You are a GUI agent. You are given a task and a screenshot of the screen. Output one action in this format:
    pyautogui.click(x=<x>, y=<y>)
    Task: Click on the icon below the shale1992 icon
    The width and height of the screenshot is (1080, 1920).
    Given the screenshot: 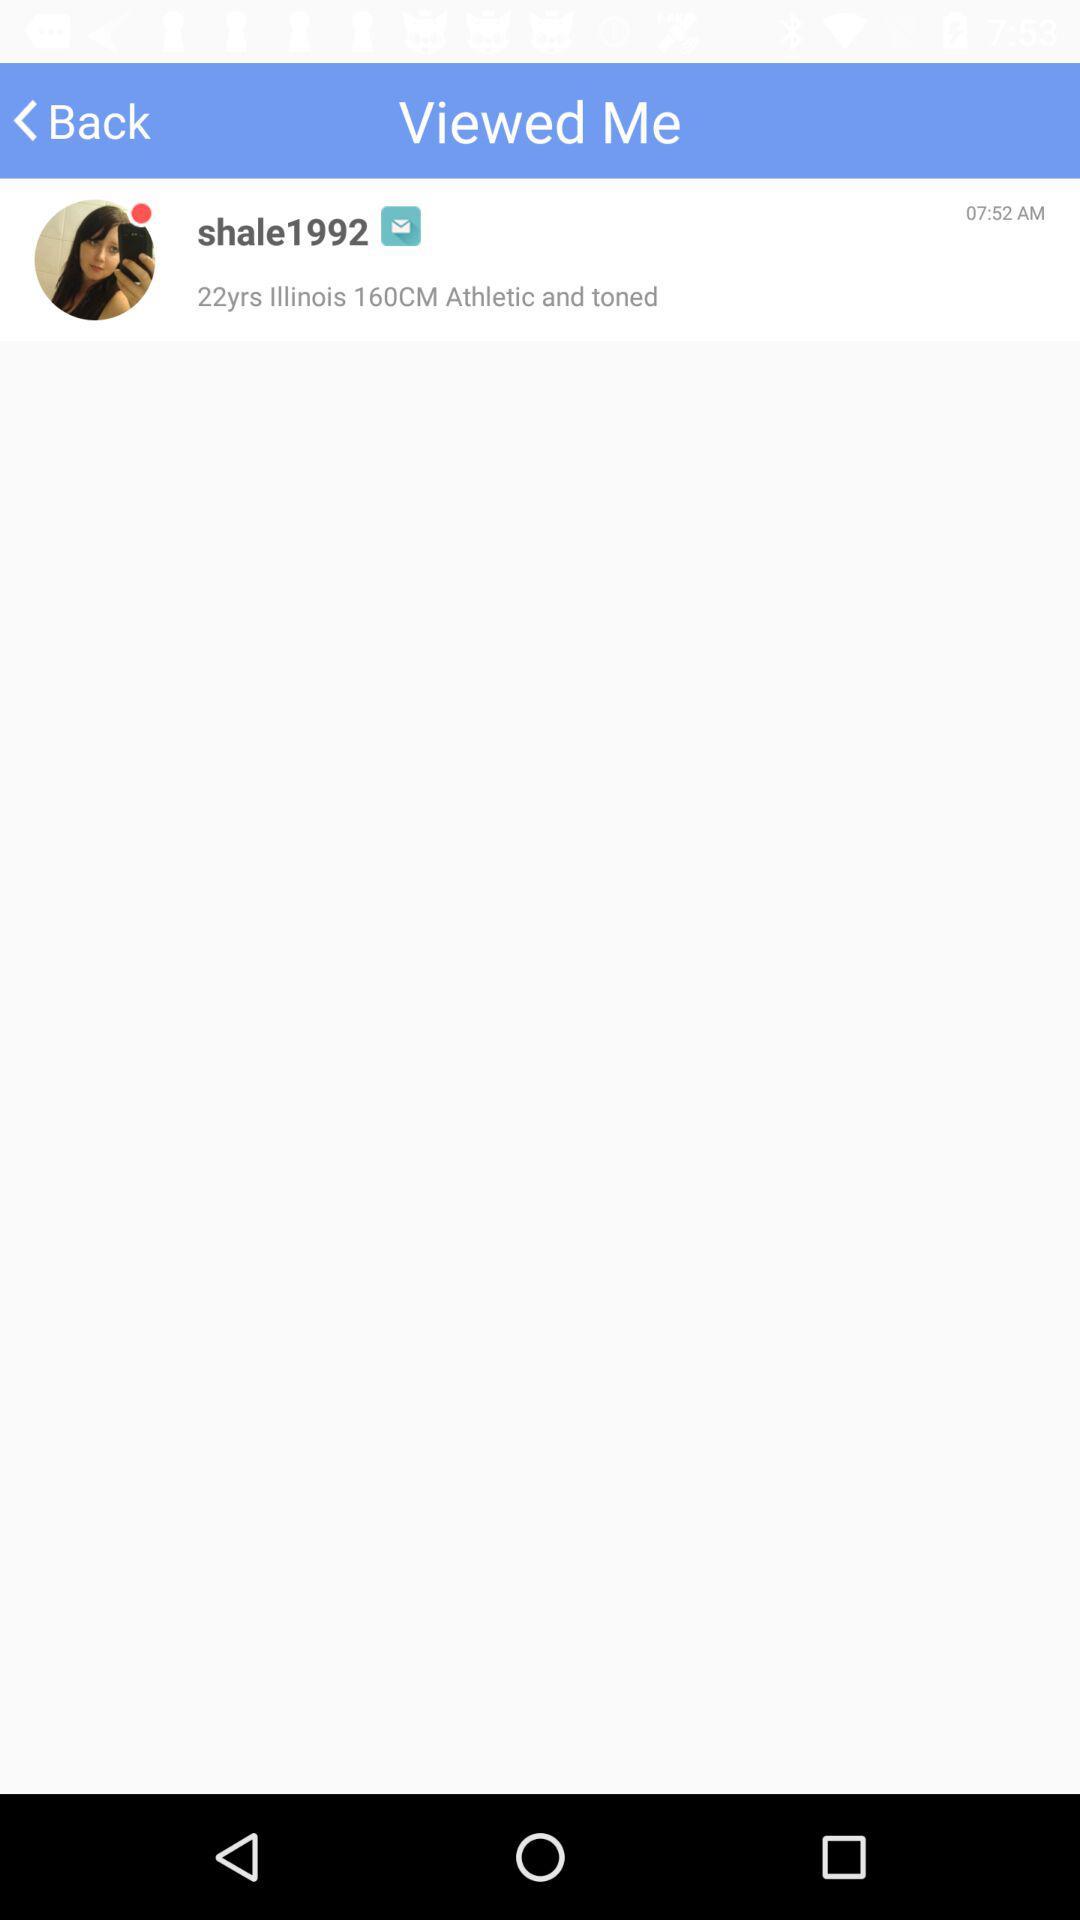 What is the action you would take?
    pyautogui.click(x=426, y=294)
    